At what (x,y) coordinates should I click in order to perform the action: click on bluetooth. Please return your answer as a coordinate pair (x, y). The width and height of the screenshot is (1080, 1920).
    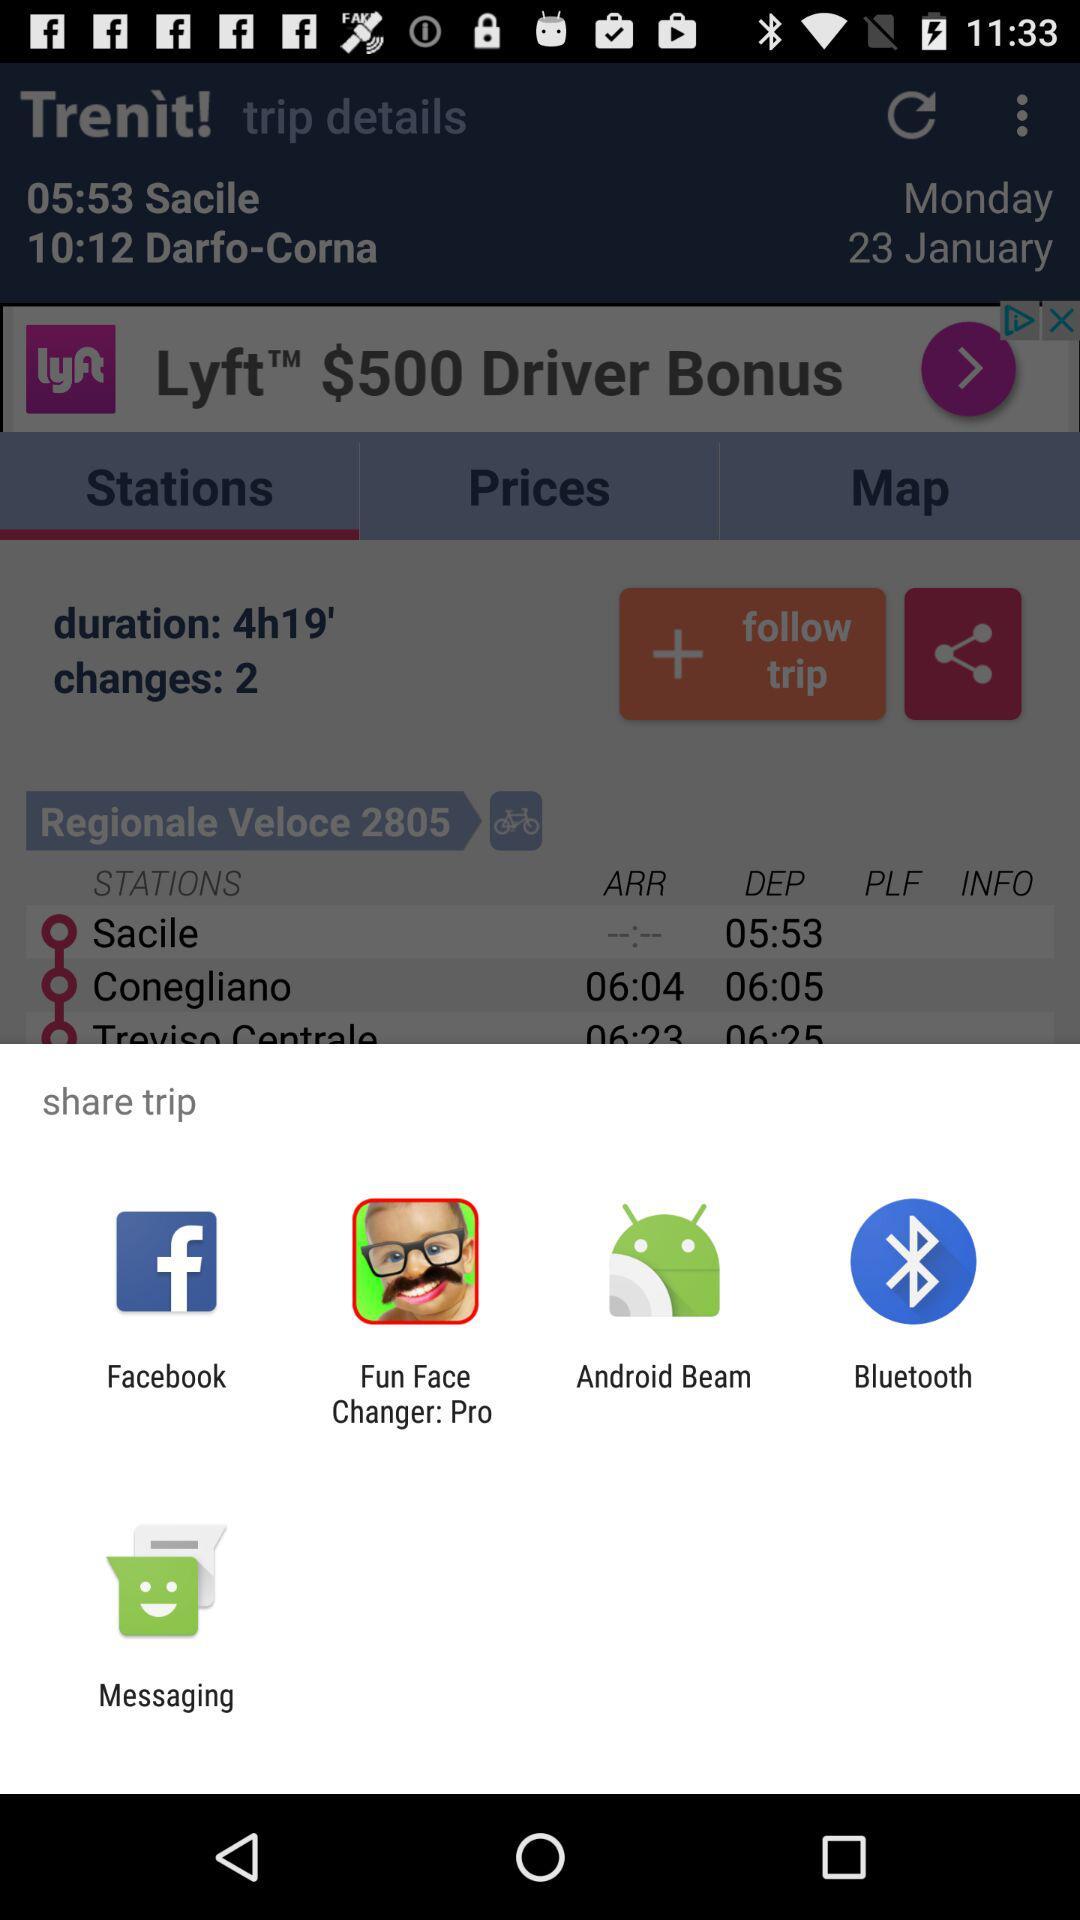
    Looking at the image, I should click on (913, 1392).